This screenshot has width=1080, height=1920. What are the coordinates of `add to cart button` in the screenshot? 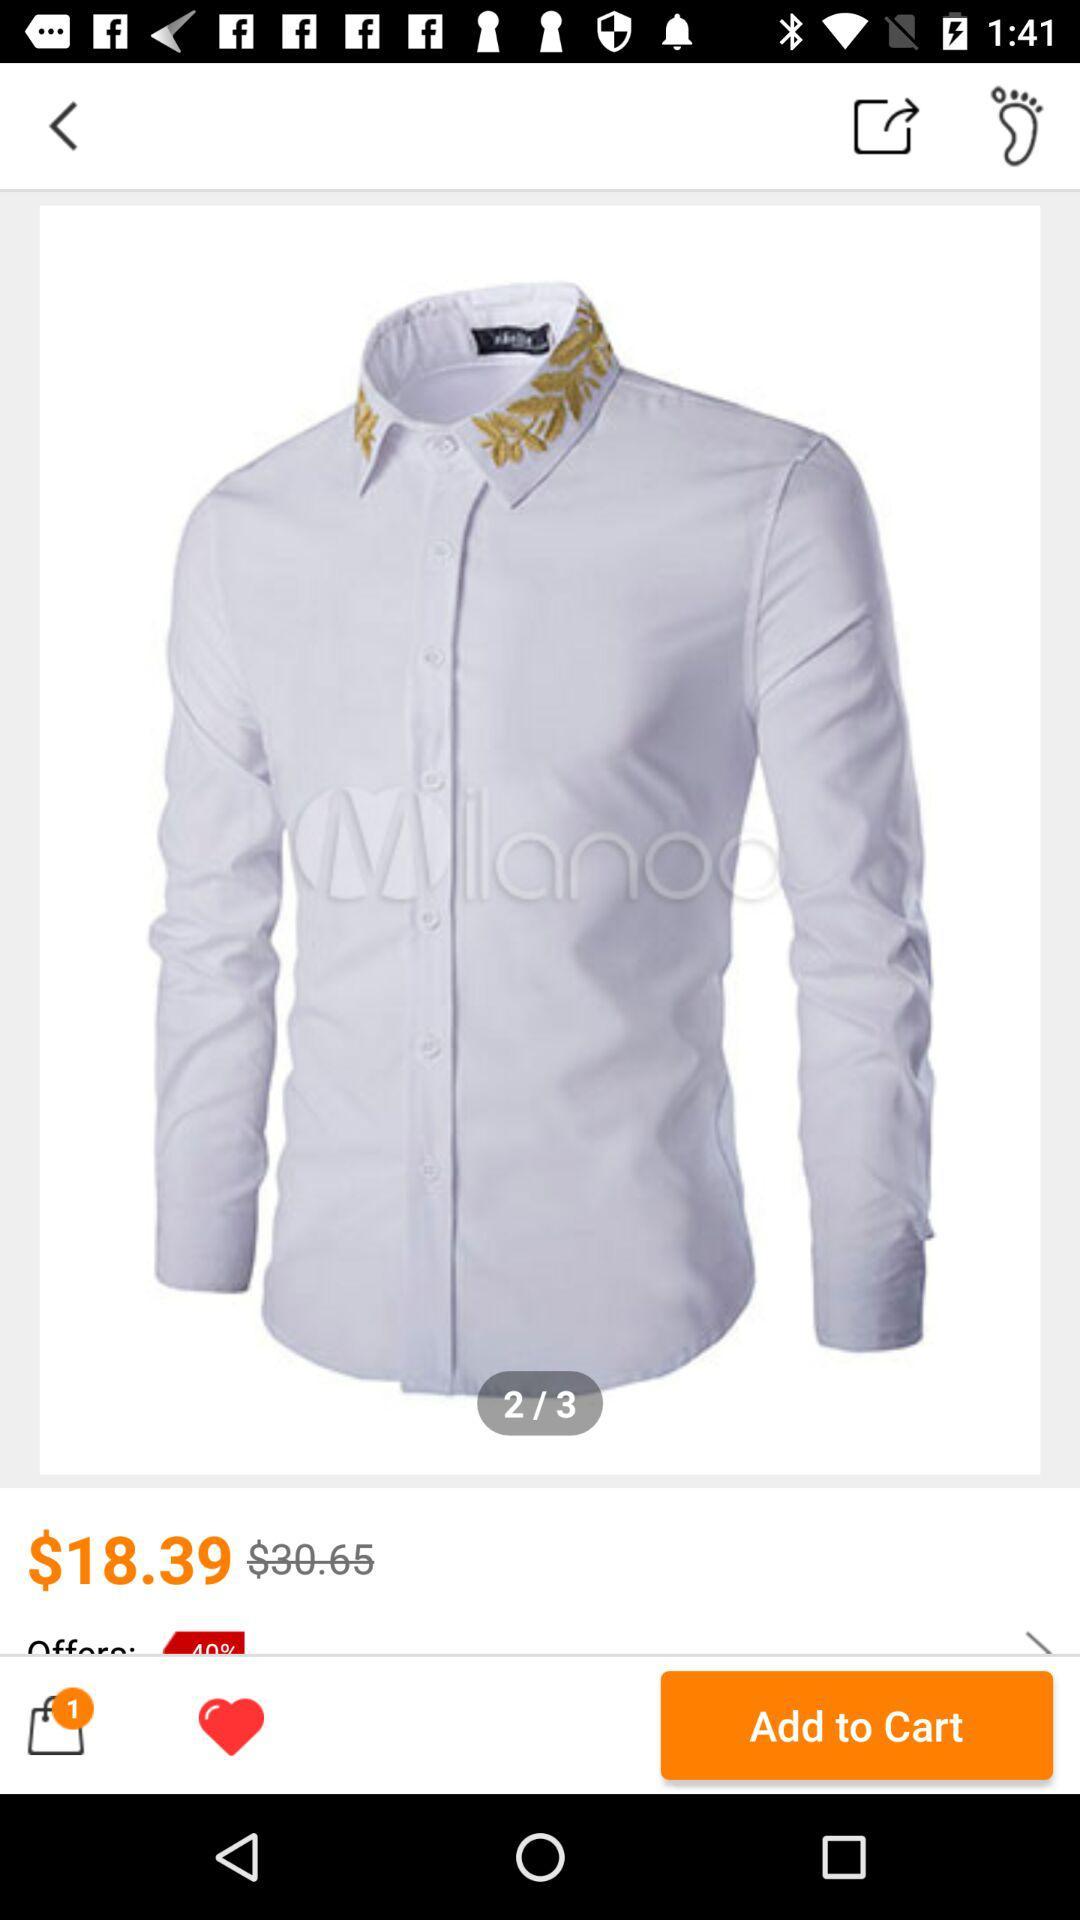 It's located at (855, 1724).